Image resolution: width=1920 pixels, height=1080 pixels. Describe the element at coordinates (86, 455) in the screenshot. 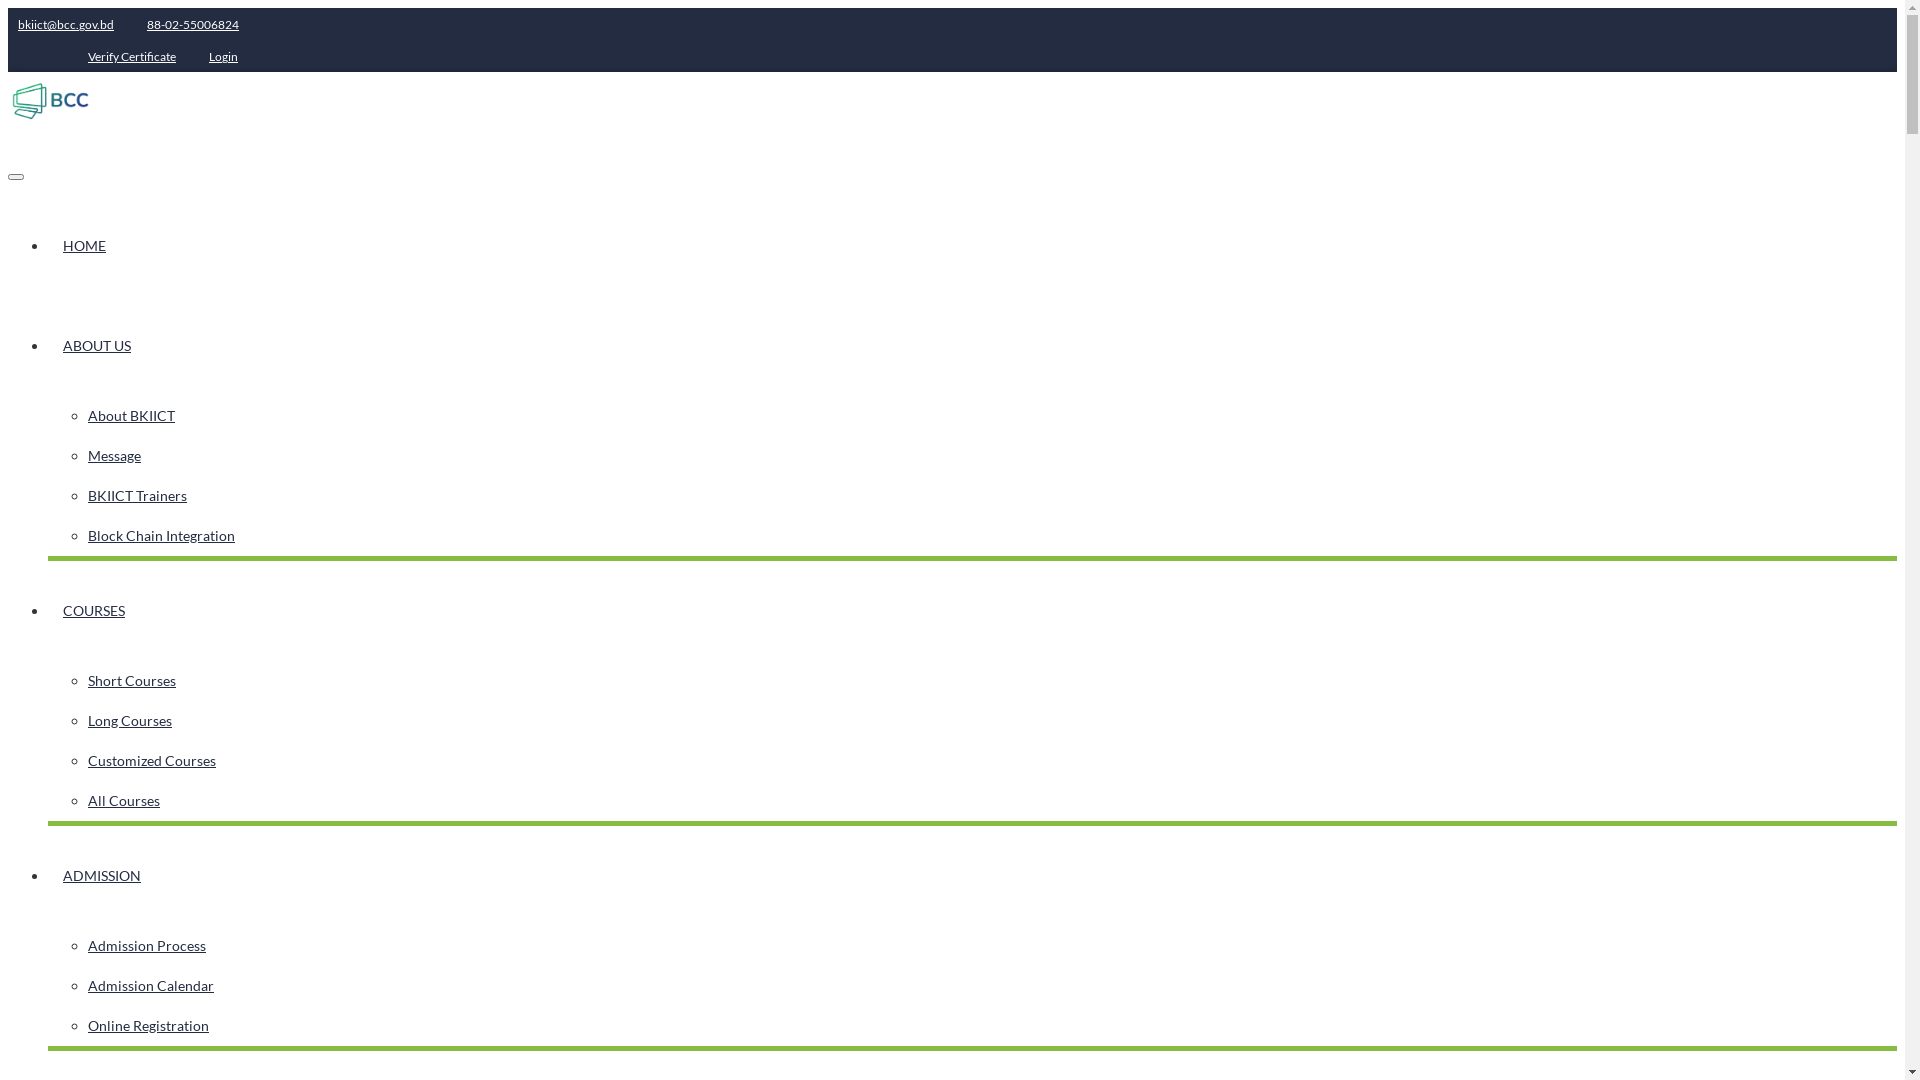

I see `'Message'` at that location.